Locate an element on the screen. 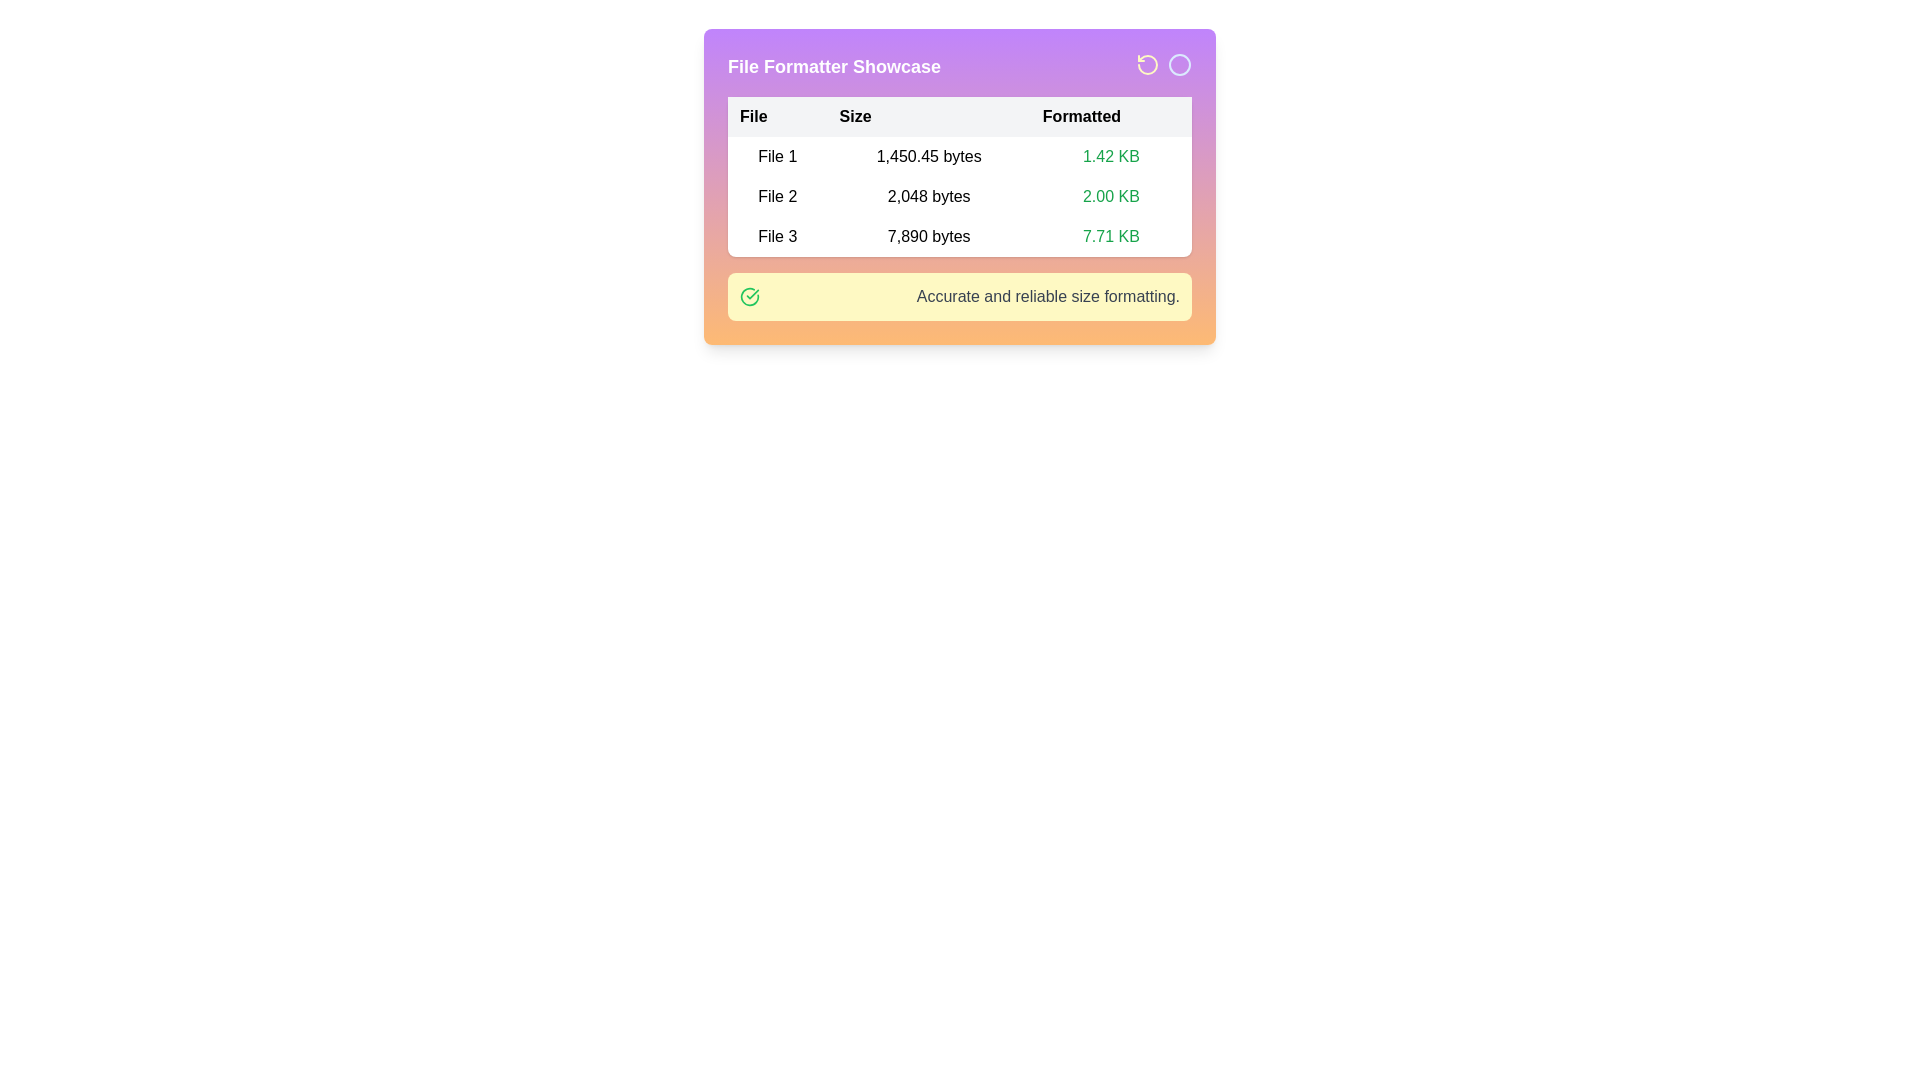 Image resolution: width=1920 pixels, height=1080 pixels. the first informational row in the table-like display that shows details about a file, including its name and size, located directly above 'File 2' is located at coordinates (960, 156).